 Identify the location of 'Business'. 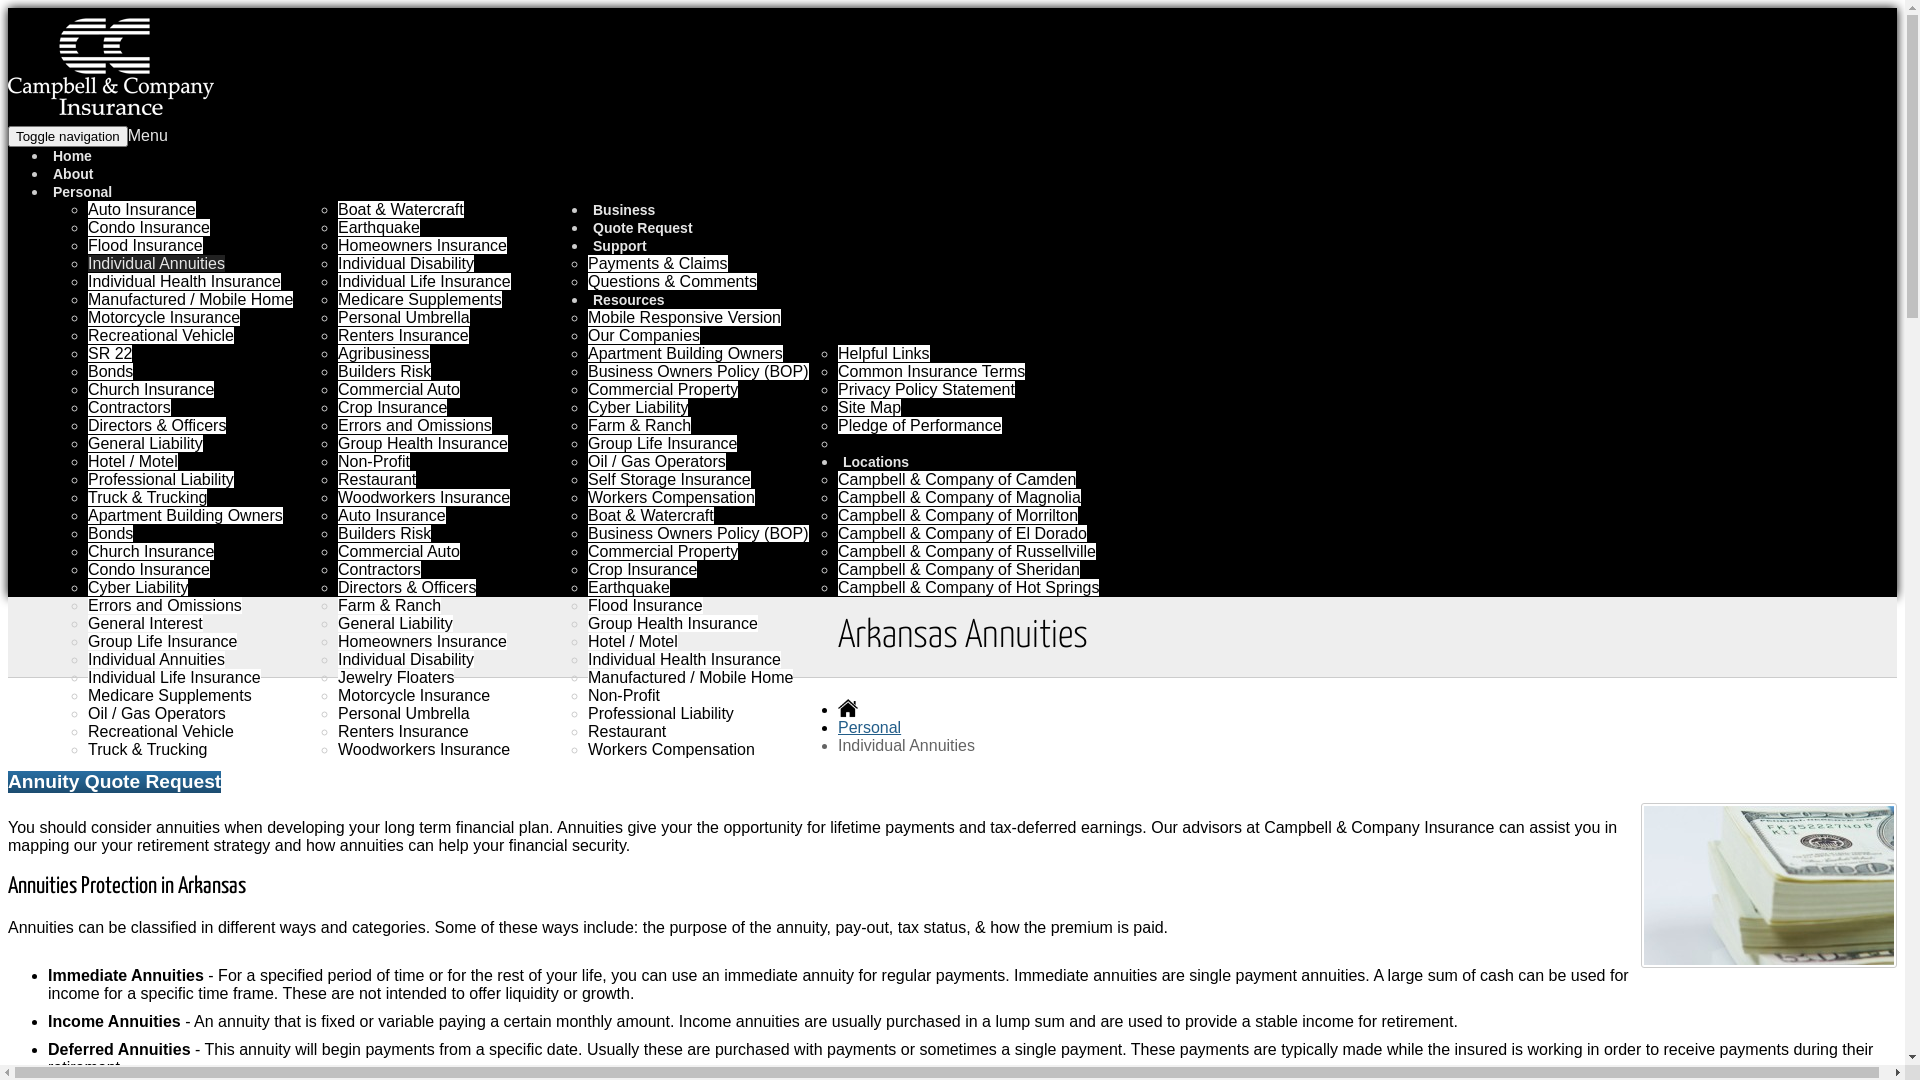
(624, 209).